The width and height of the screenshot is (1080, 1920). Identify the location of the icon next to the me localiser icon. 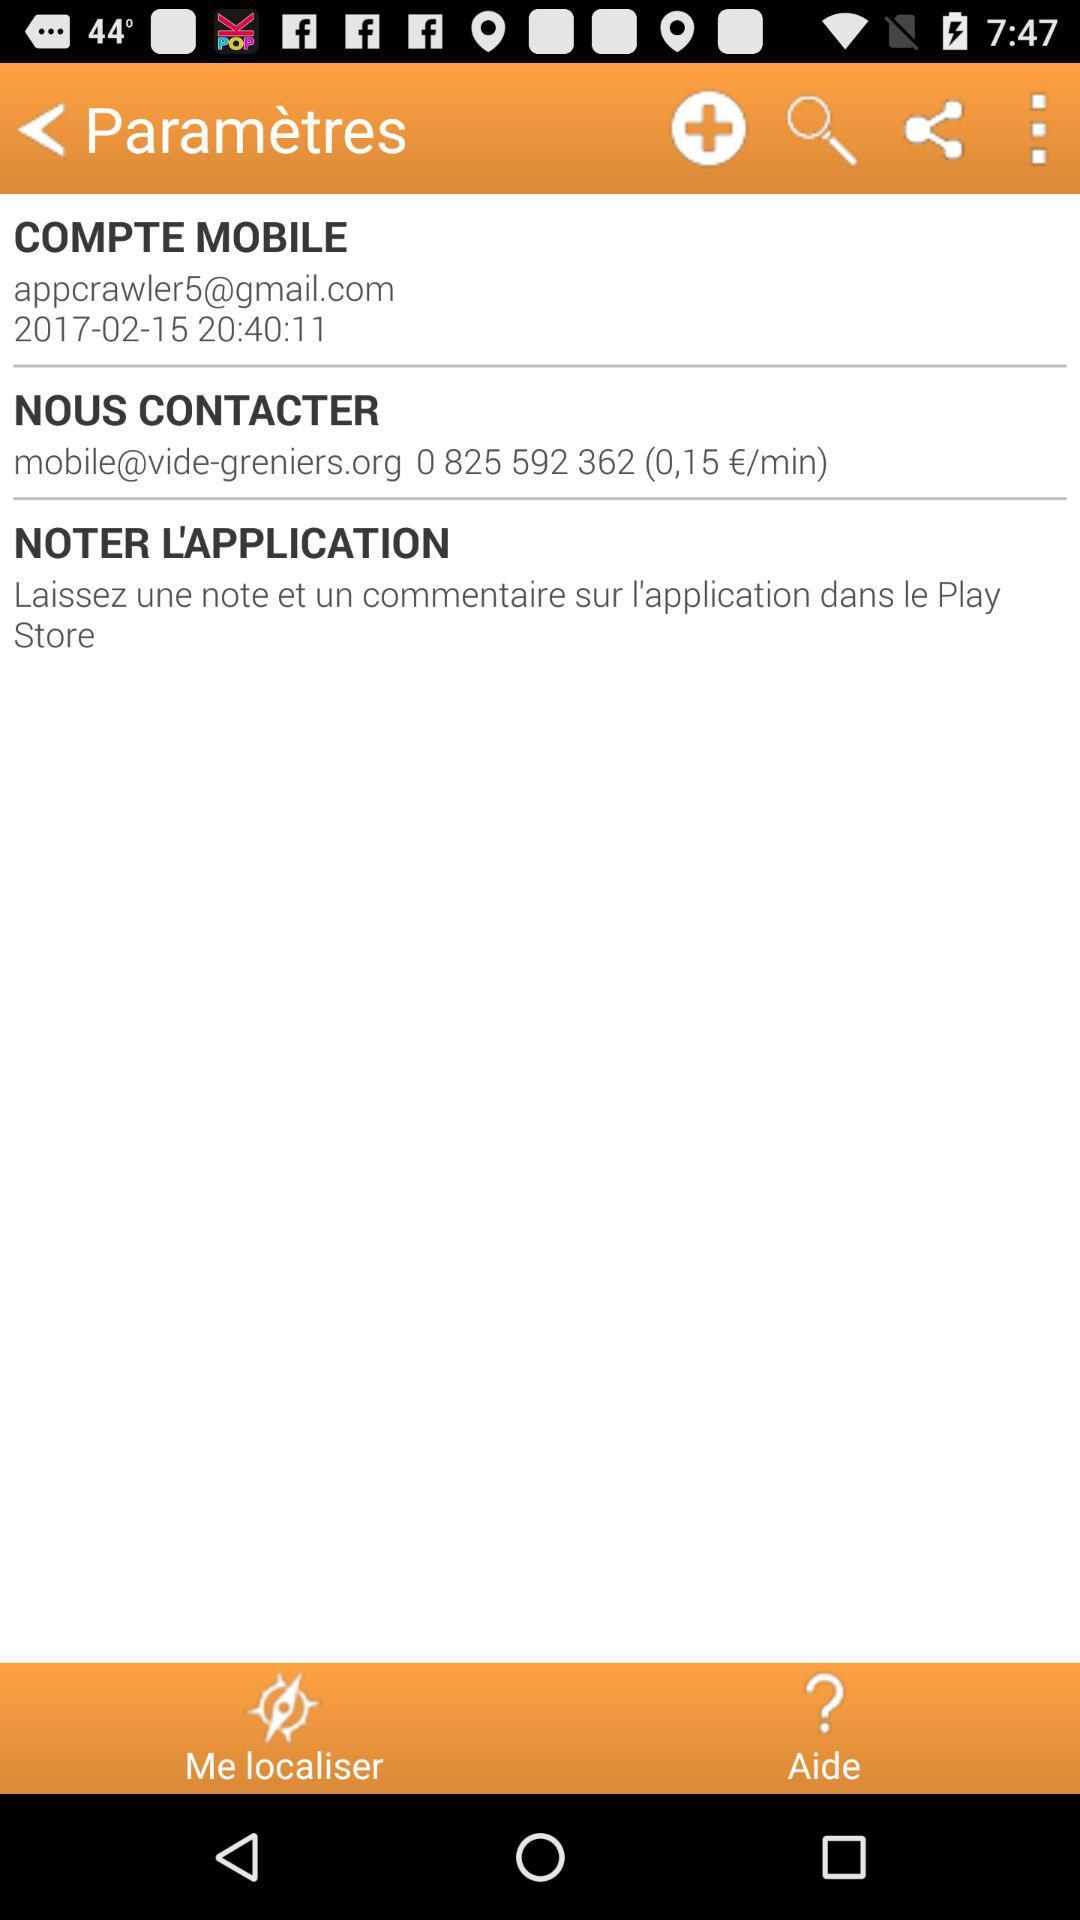
(823, 1705).